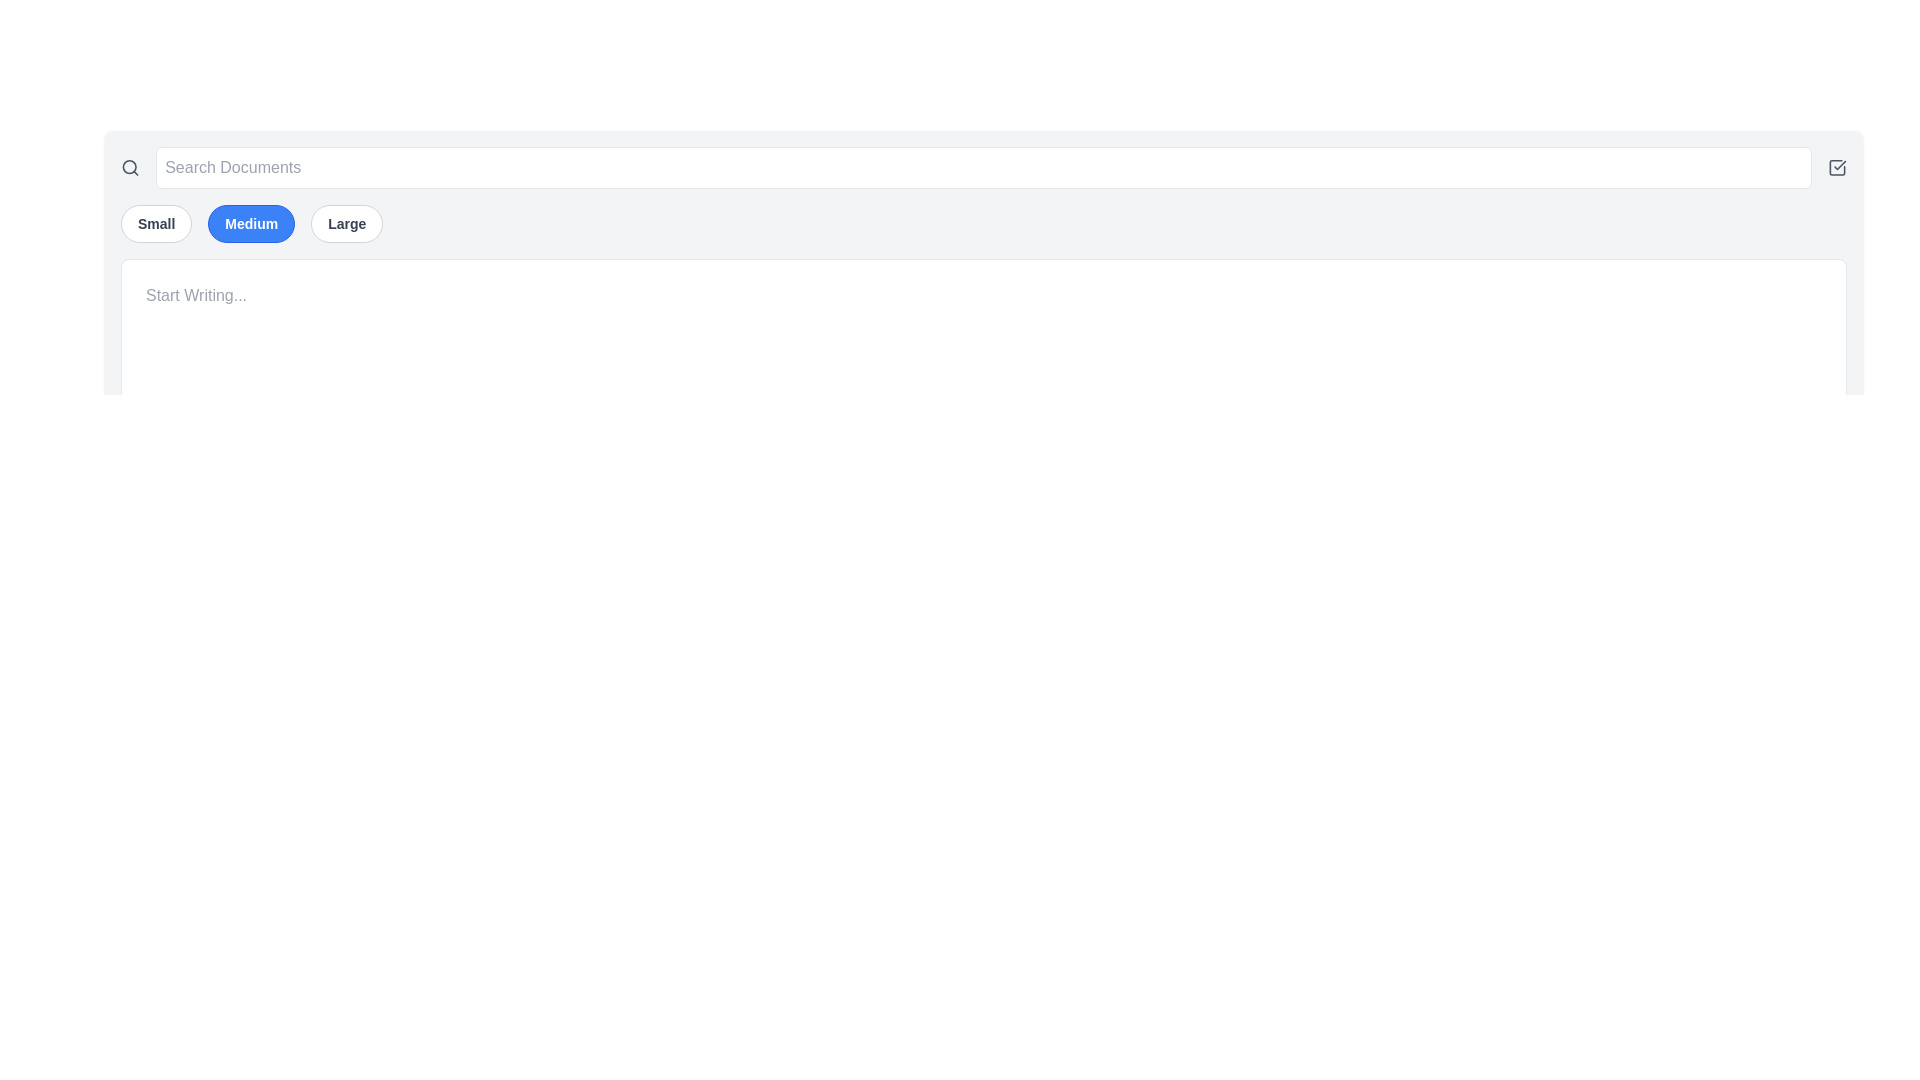  I want to click on the 'Small' button, which is a rounded rectangular button with a white background, gray text, and a gray border, located at the top left corner of the interface, so click(155, 223).